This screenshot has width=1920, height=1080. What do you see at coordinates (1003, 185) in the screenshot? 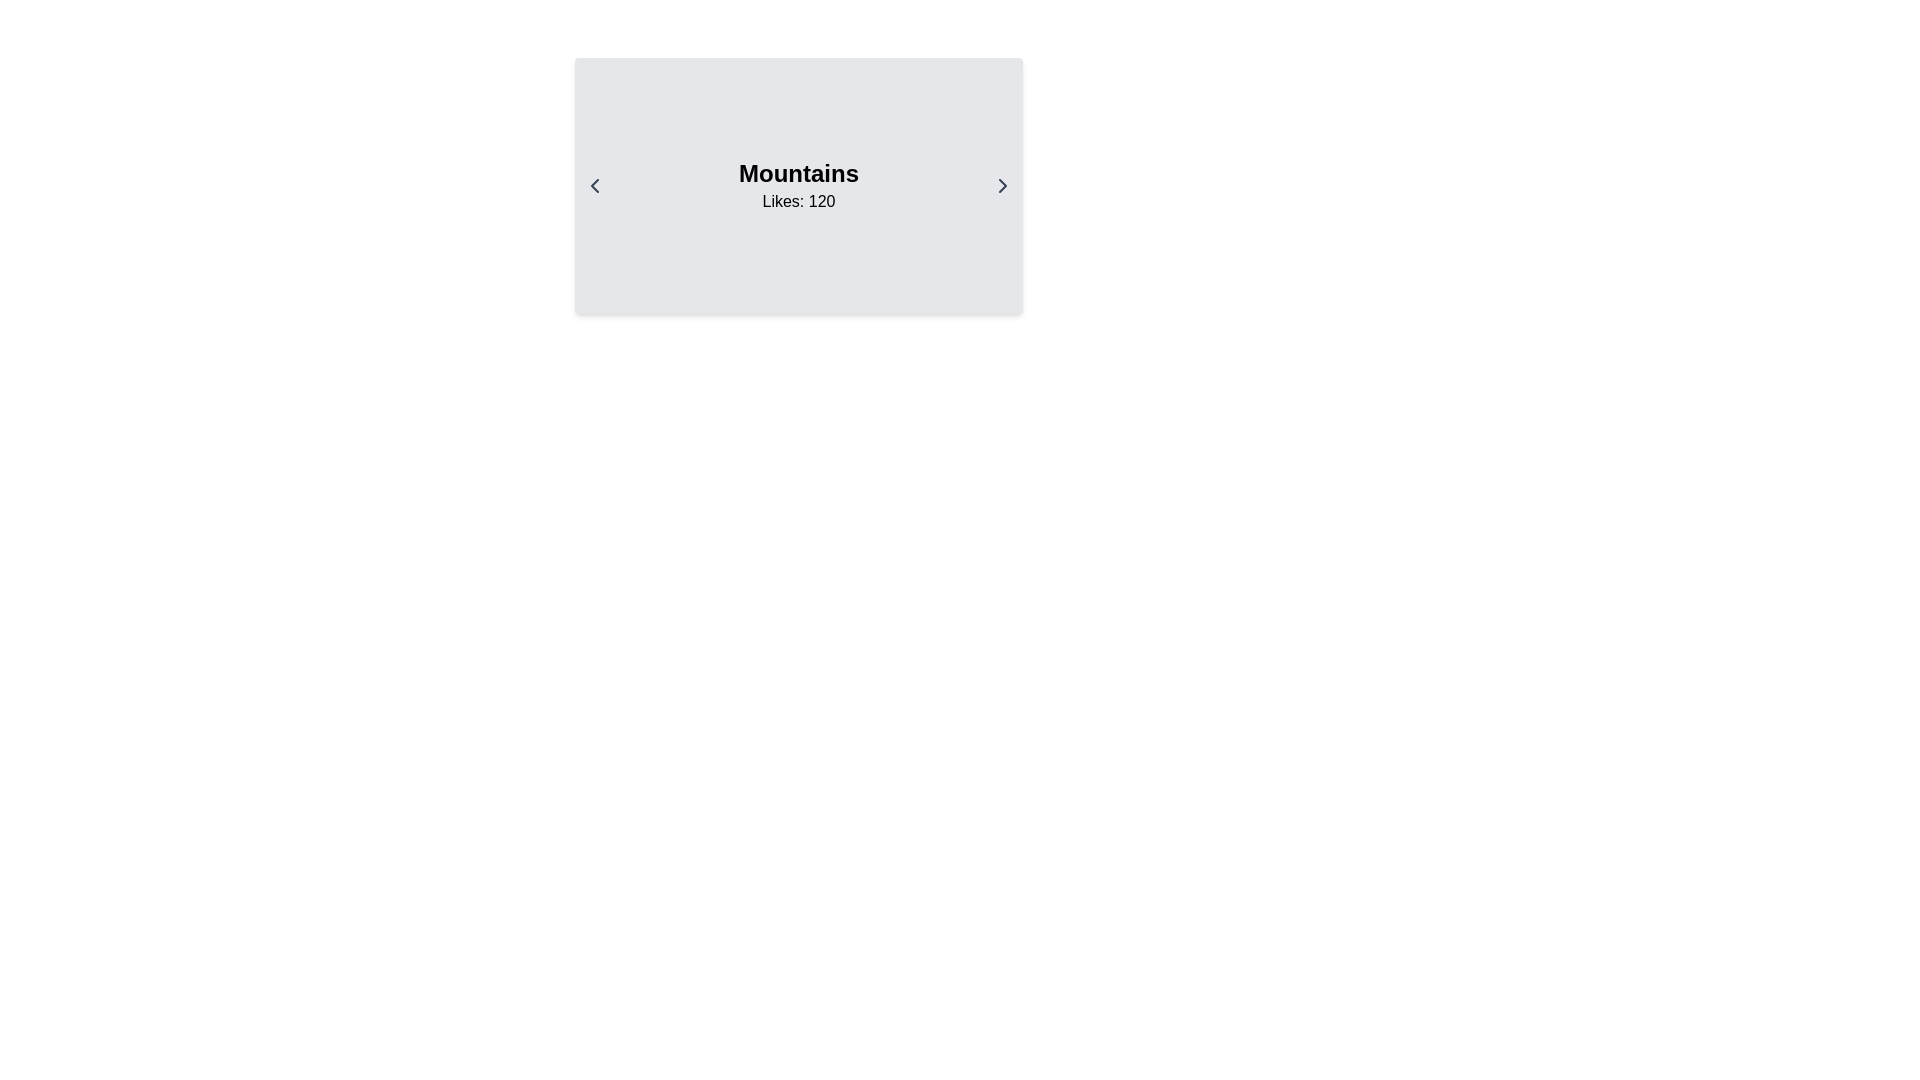
I see `the chevron right icon located at the top right corner of the card titled 'Mountains'` at bounding box center [1003, 185].